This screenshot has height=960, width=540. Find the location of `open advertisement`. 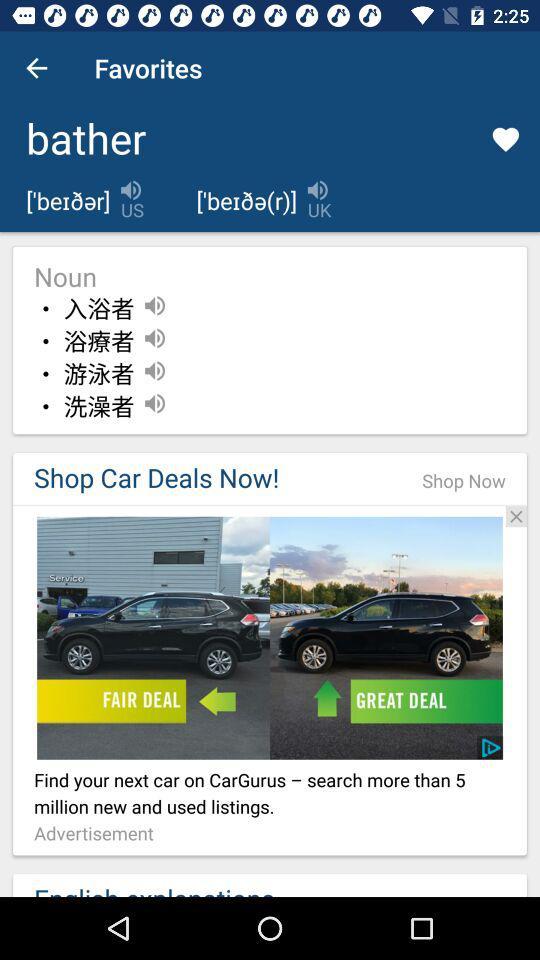

open advertisement is located at coordinates (270, 504).